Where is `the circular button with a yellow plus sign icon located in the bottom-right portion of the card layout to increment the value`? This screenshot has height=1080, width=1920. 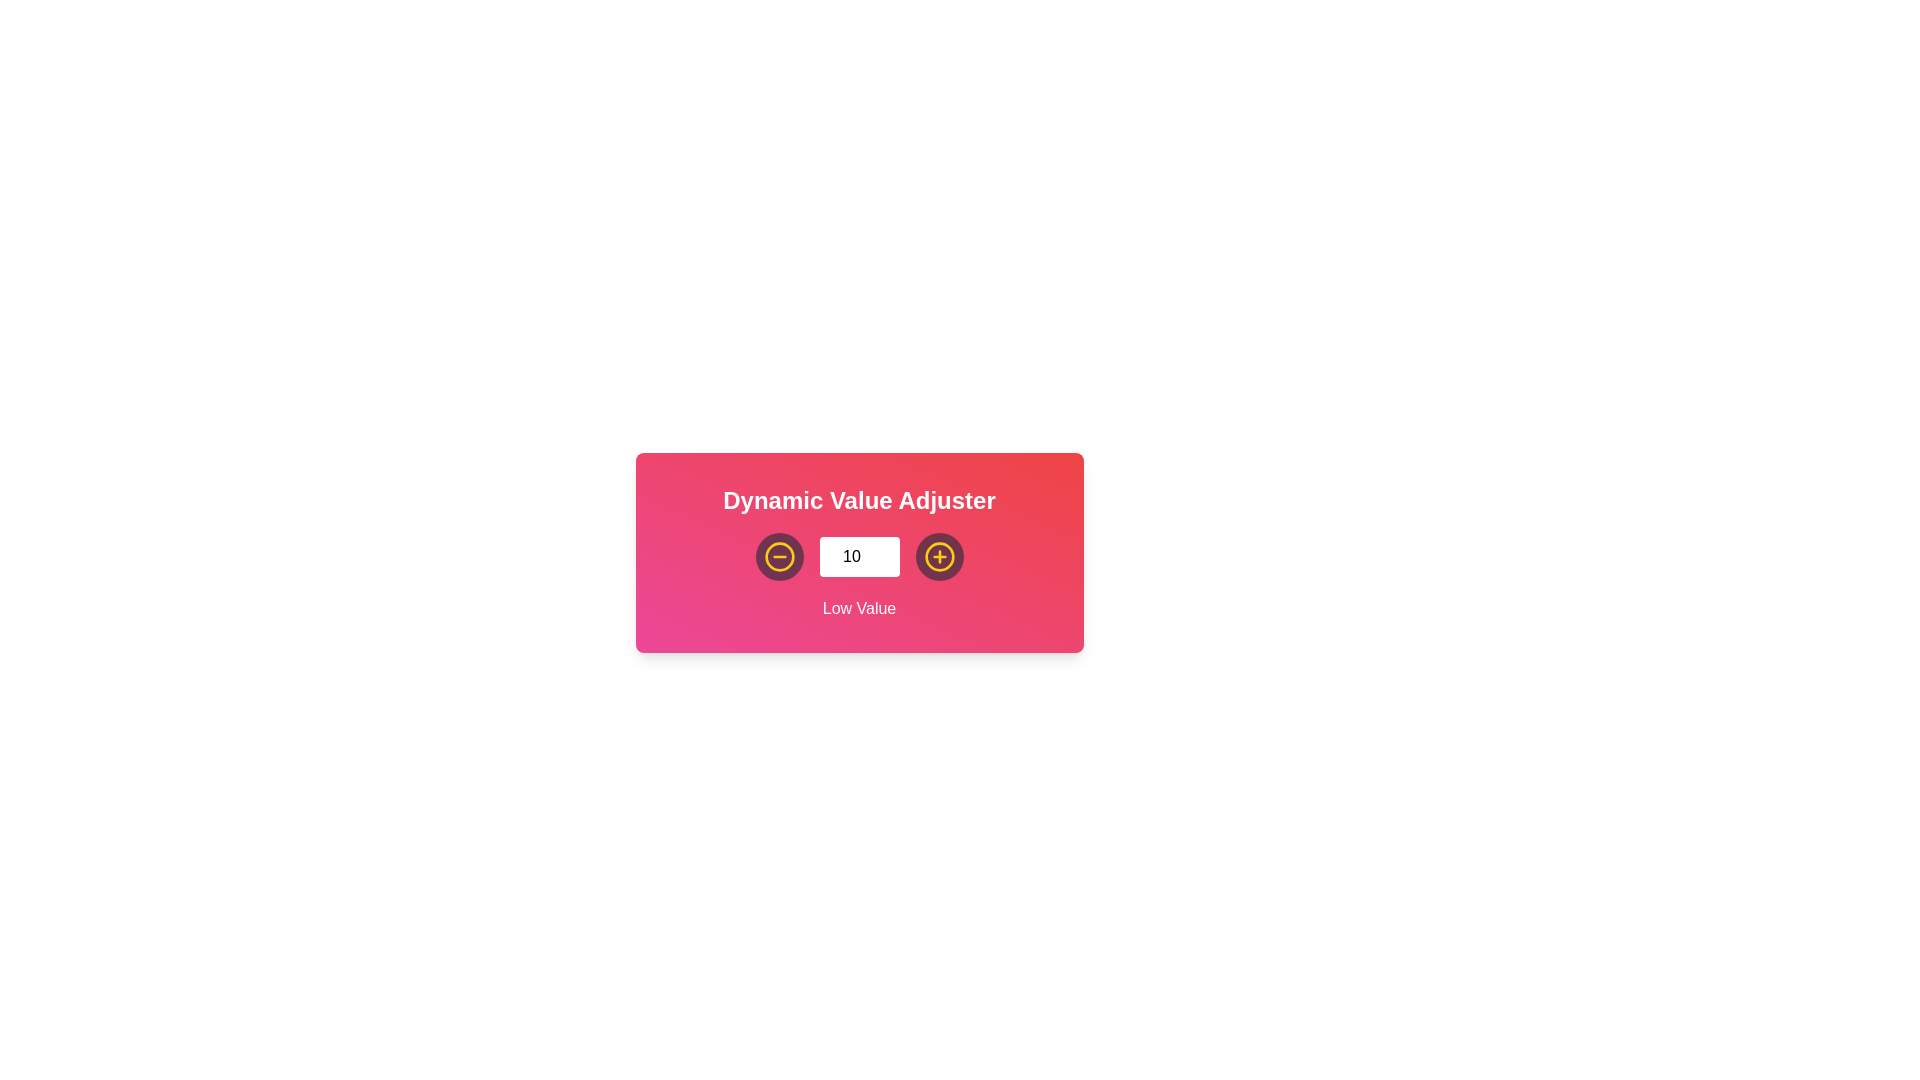 the circular button with a yellow plus sign icon located in the bottom-right portion of the card layout to increment the value is located at coordinates (938, 556).